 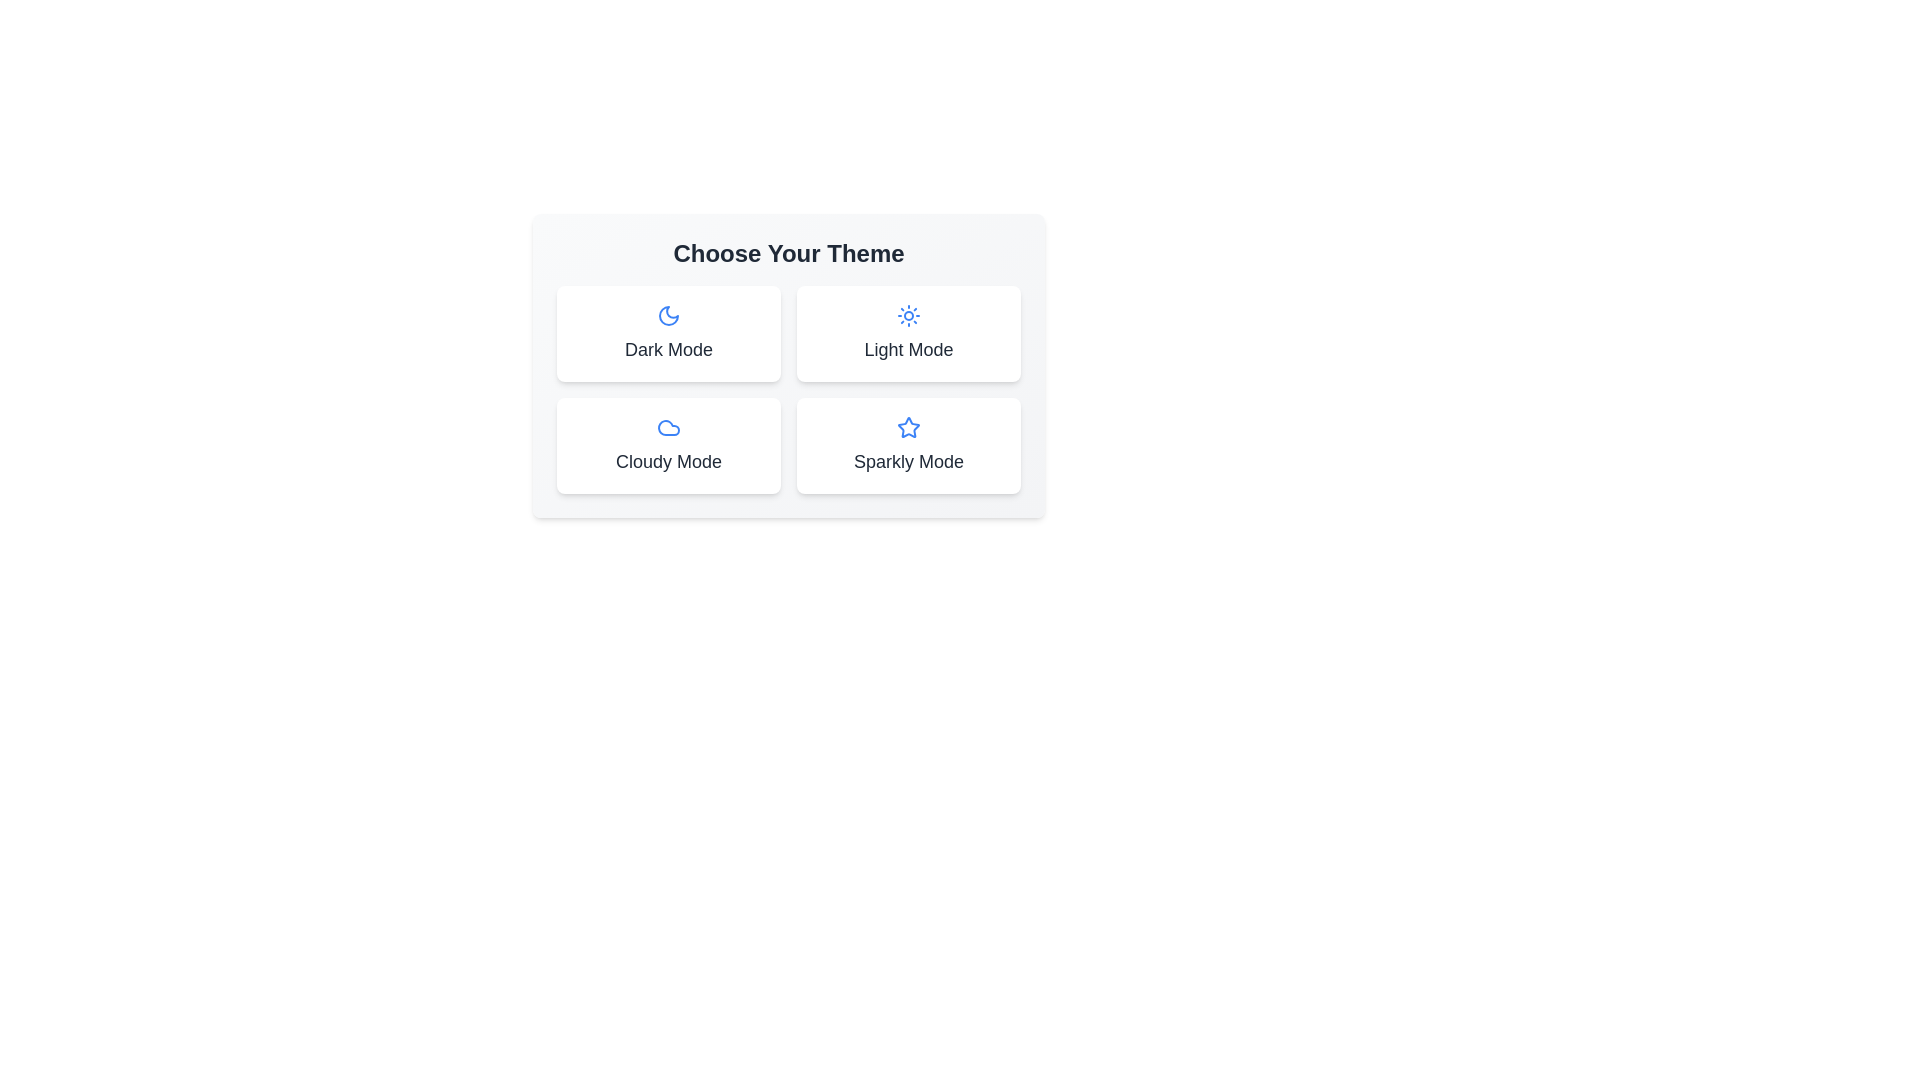 What do you see at coordinates (668, 427) in the screenshot?
I see `the 'Cloudy Mode' icon in the theme selection menu, which is the central visual element of the button located in the bottom-left quadrant of the theme options` at bounding box center [668, 427].